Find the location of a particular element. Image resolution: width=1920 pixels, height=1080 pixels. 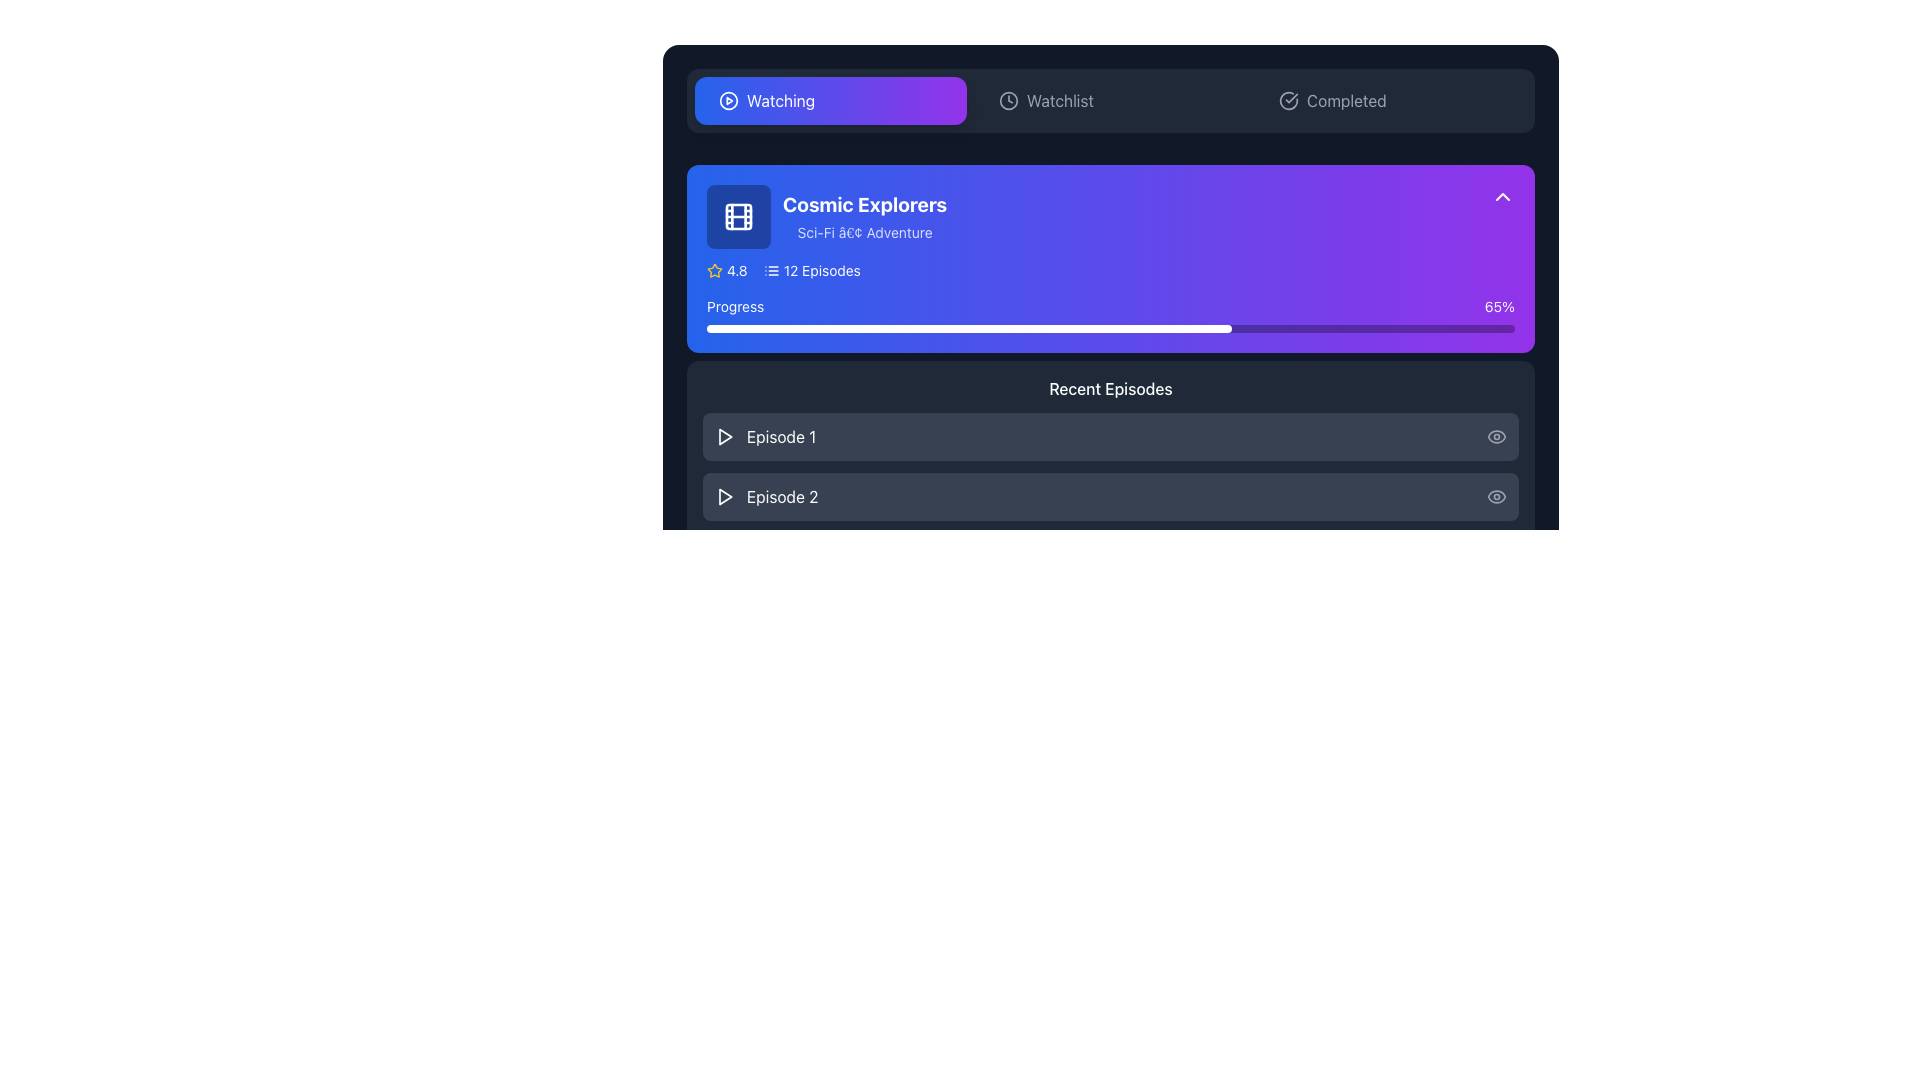

the 'Watchlist' button located in the navigation bar, which is the second button between the 'Watching' and 'Completed' buttons is located at coordinates (1109, 100).